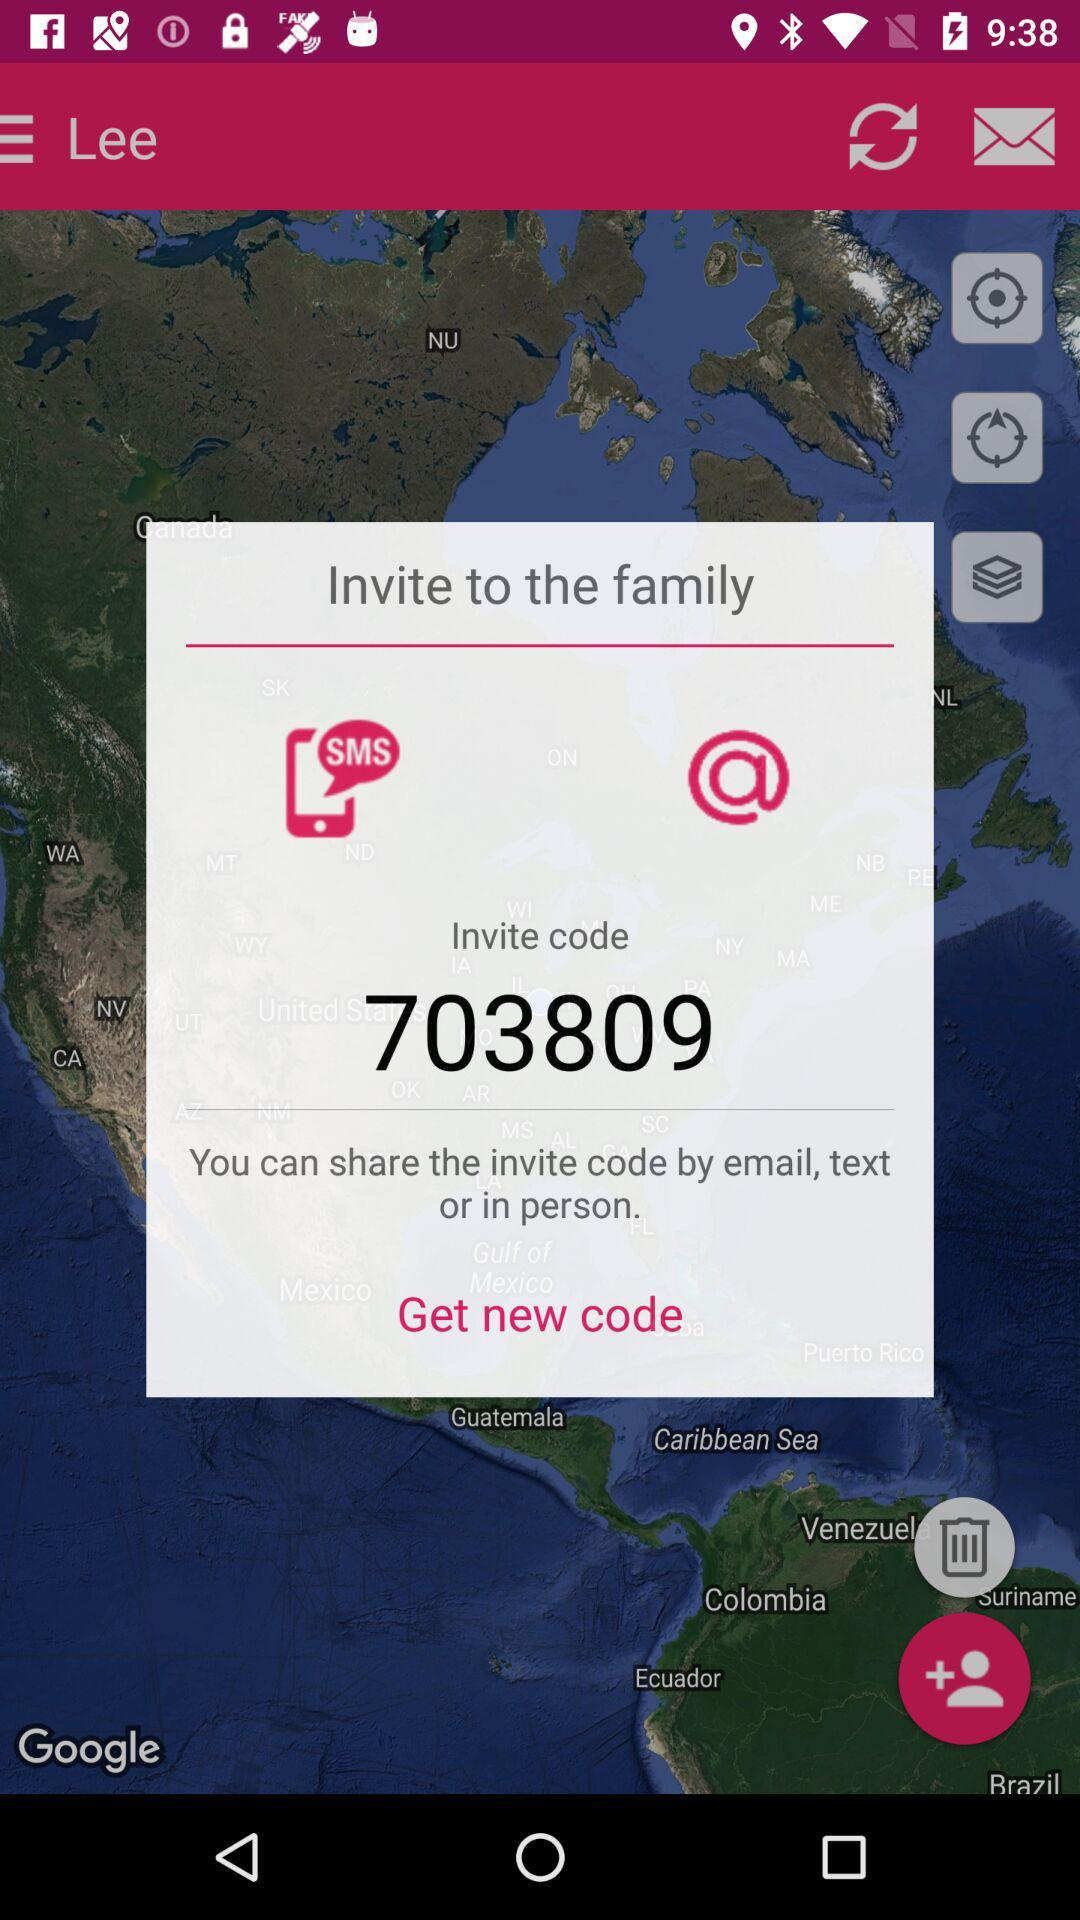  I want to click on the get new code icon, so click(540, 1325).